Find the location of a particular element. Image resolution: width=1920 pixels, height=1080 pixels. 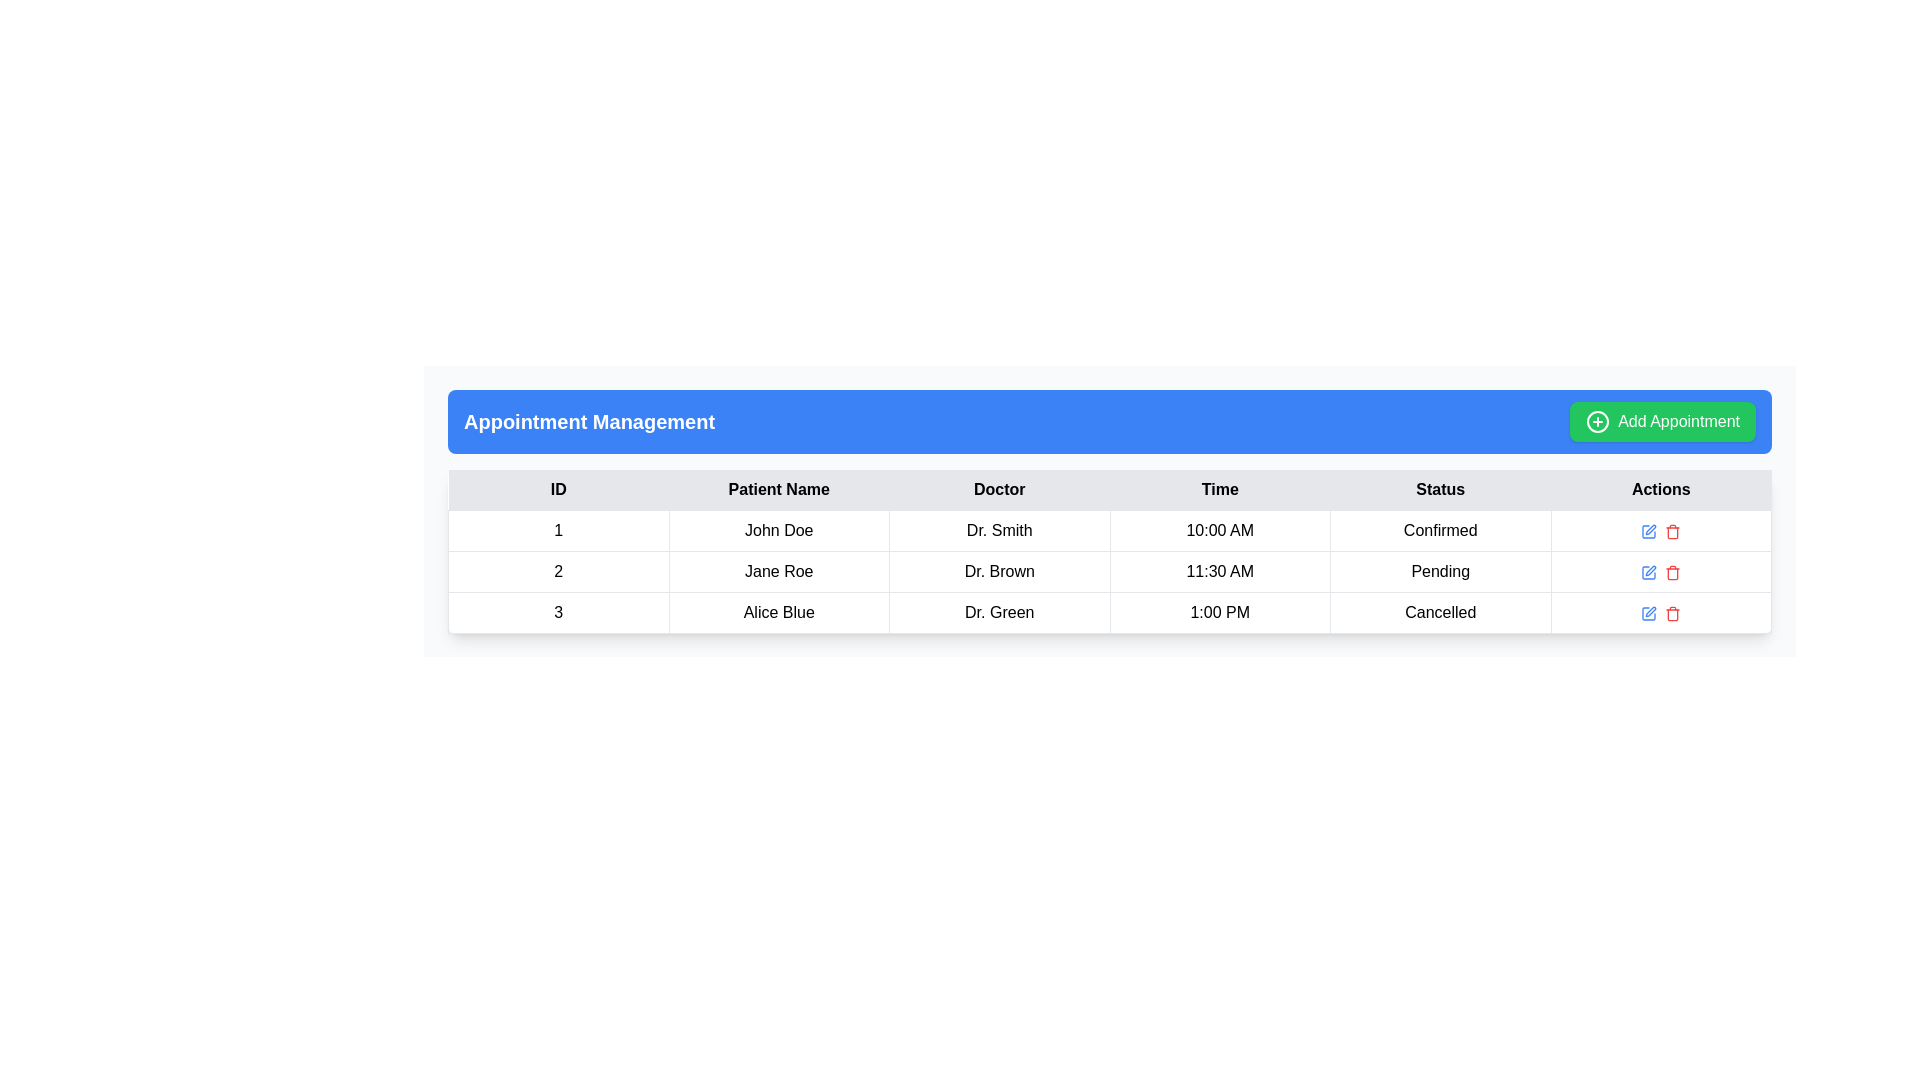

the graphical icon resembling a pen for editing located in the 'Actions' column of the second row of the table, next to the 'Pending' status is located at coordinates (1651, 570).